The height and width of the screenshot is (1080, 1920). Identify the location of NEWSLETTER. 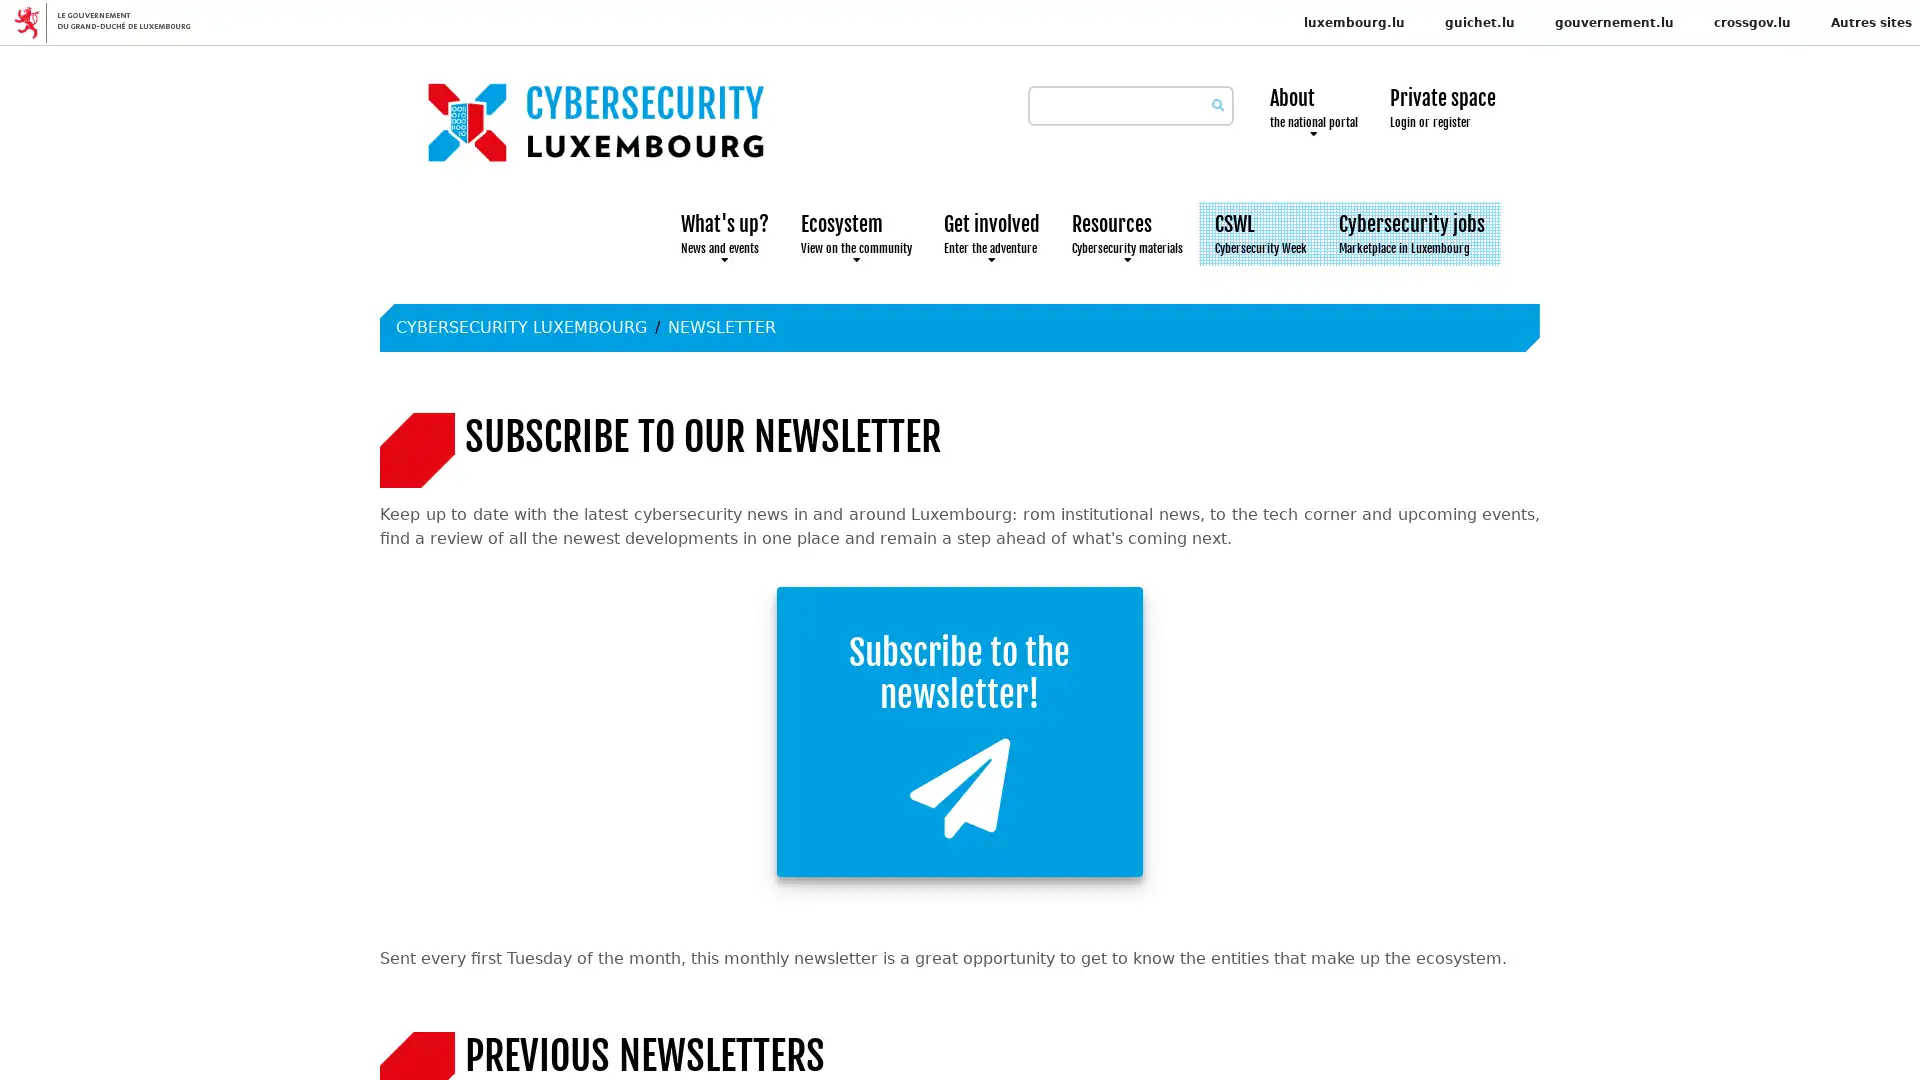
(720, 326).